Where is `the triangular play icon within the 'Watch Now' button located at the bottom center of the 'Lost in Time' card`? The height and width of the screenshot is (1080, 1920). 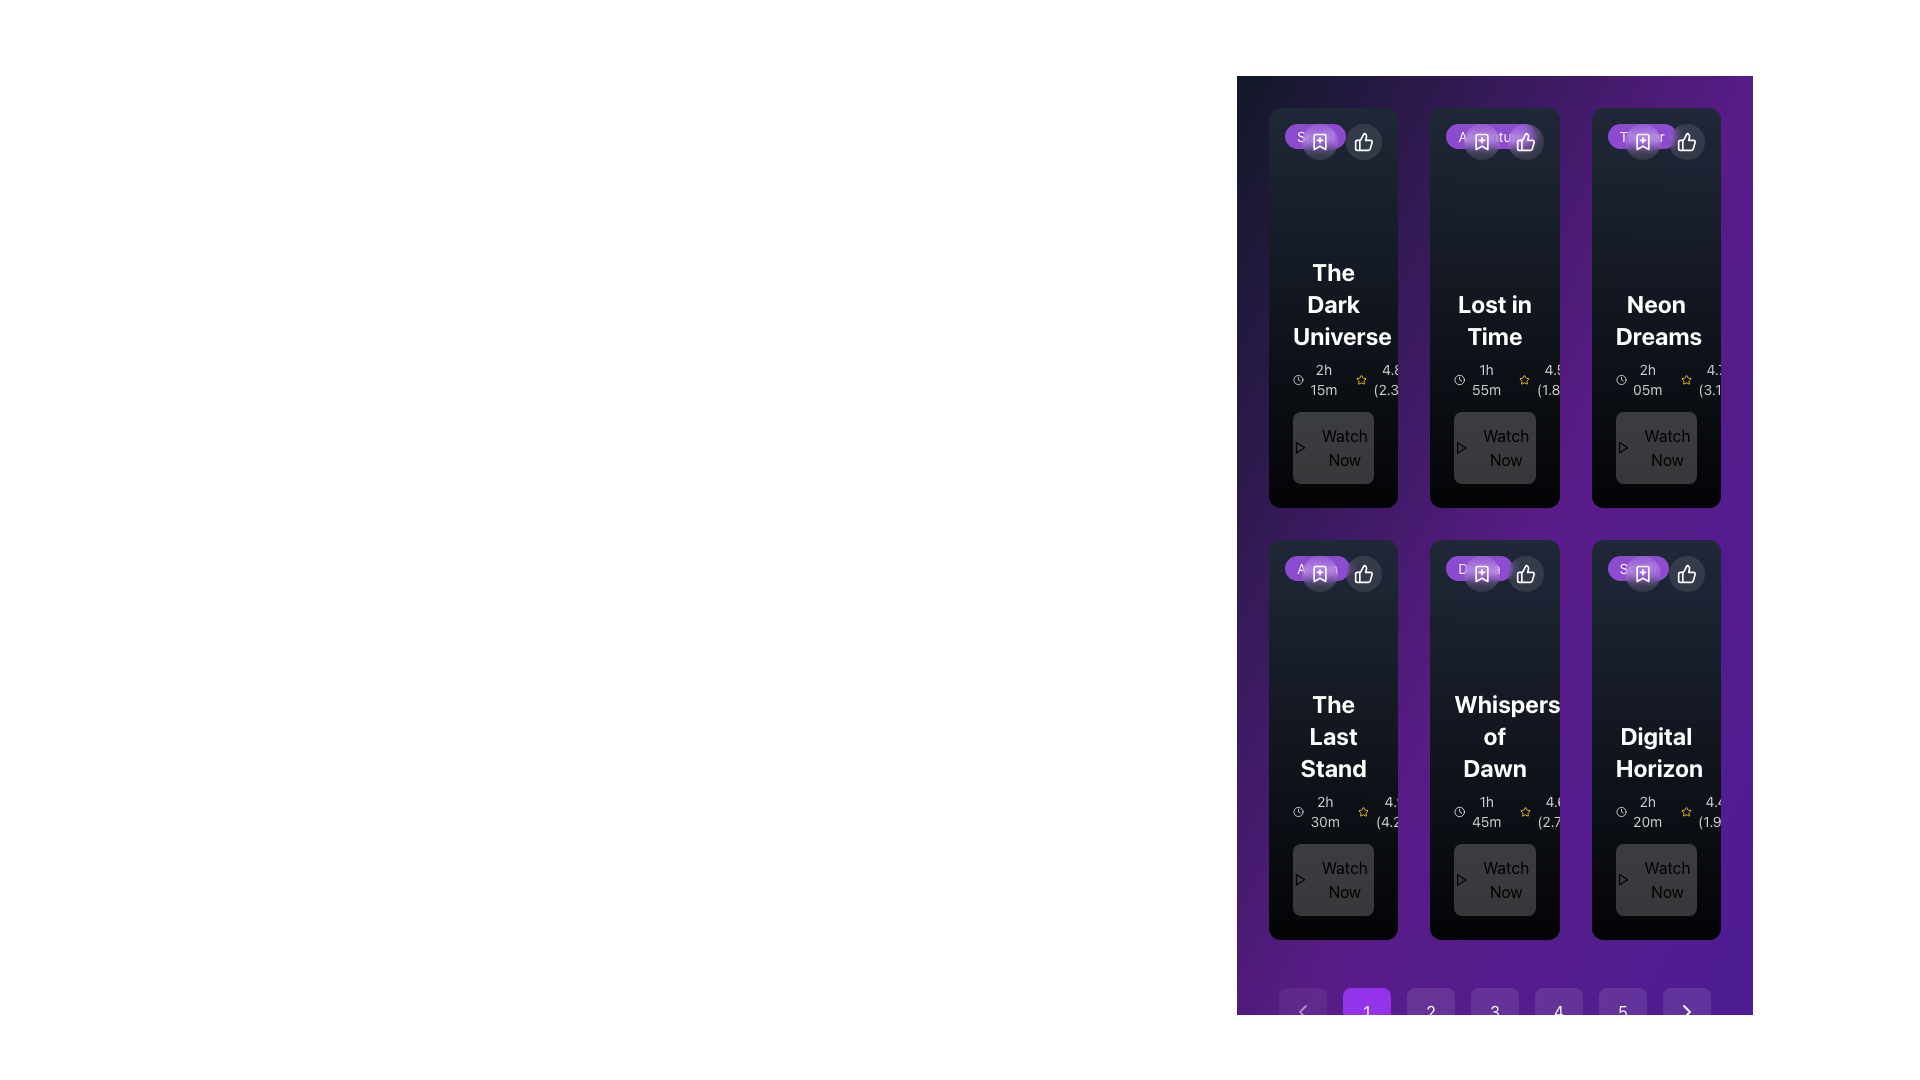
the triangular play icon within the 'Watch Now' button located at the bottom center of the 'Lost in Time' card is located at coordinates (1461, 446).